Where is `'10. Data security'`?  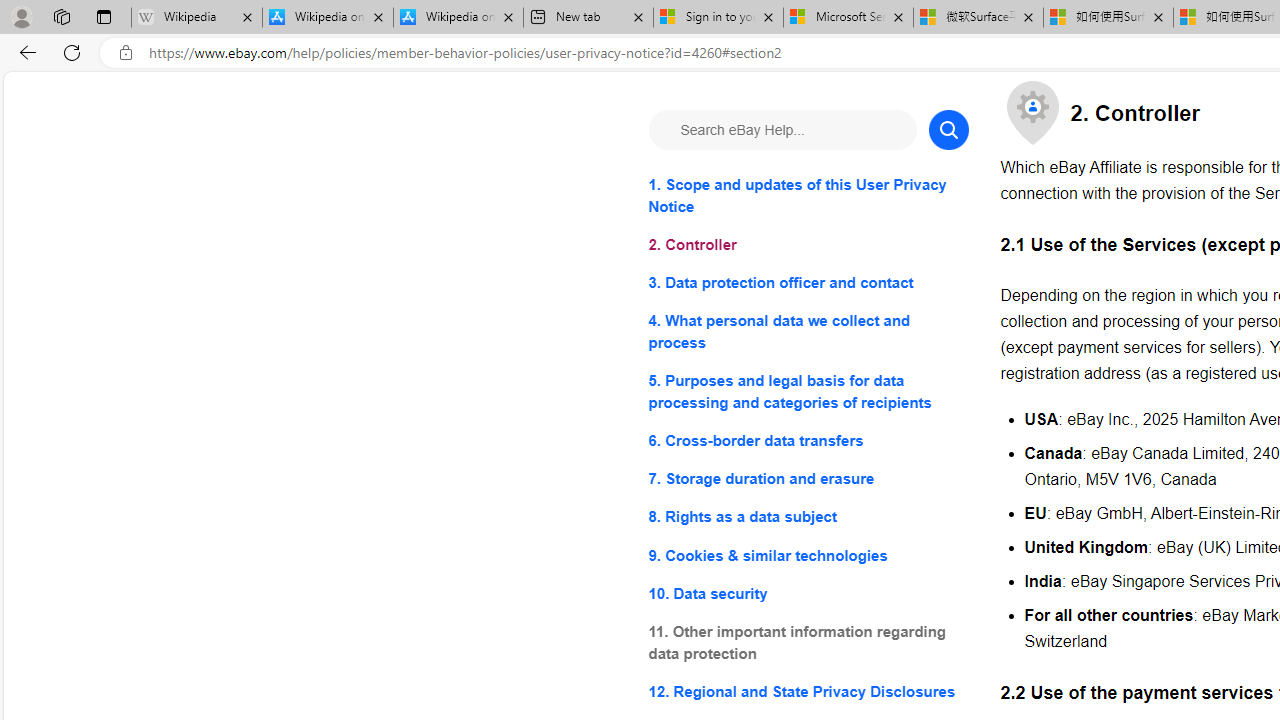
'10. Data security' is located at coordinates (808, 592).